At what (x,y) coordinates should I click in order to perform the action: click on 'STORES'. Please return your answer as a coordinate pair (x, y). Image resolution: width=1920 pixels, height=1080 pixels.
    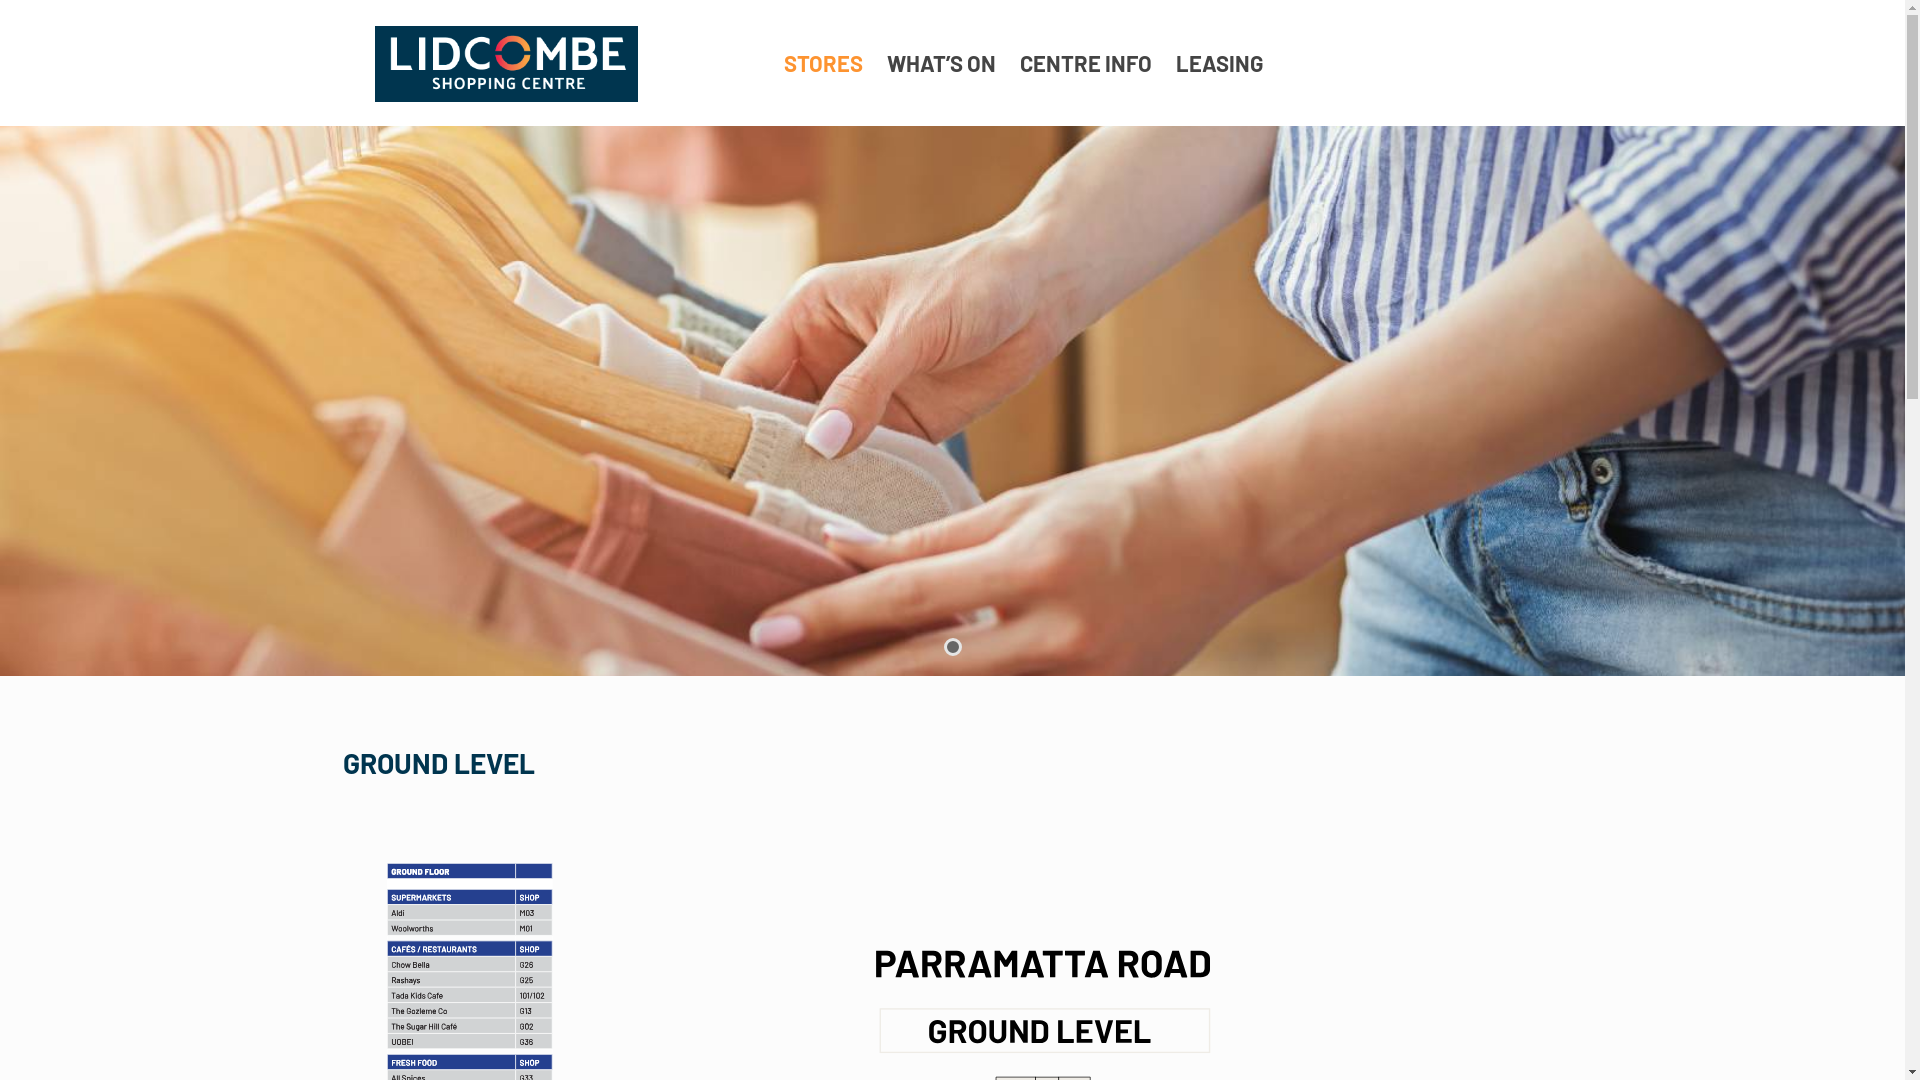
    Looking at the image, I should click on (823, 61).